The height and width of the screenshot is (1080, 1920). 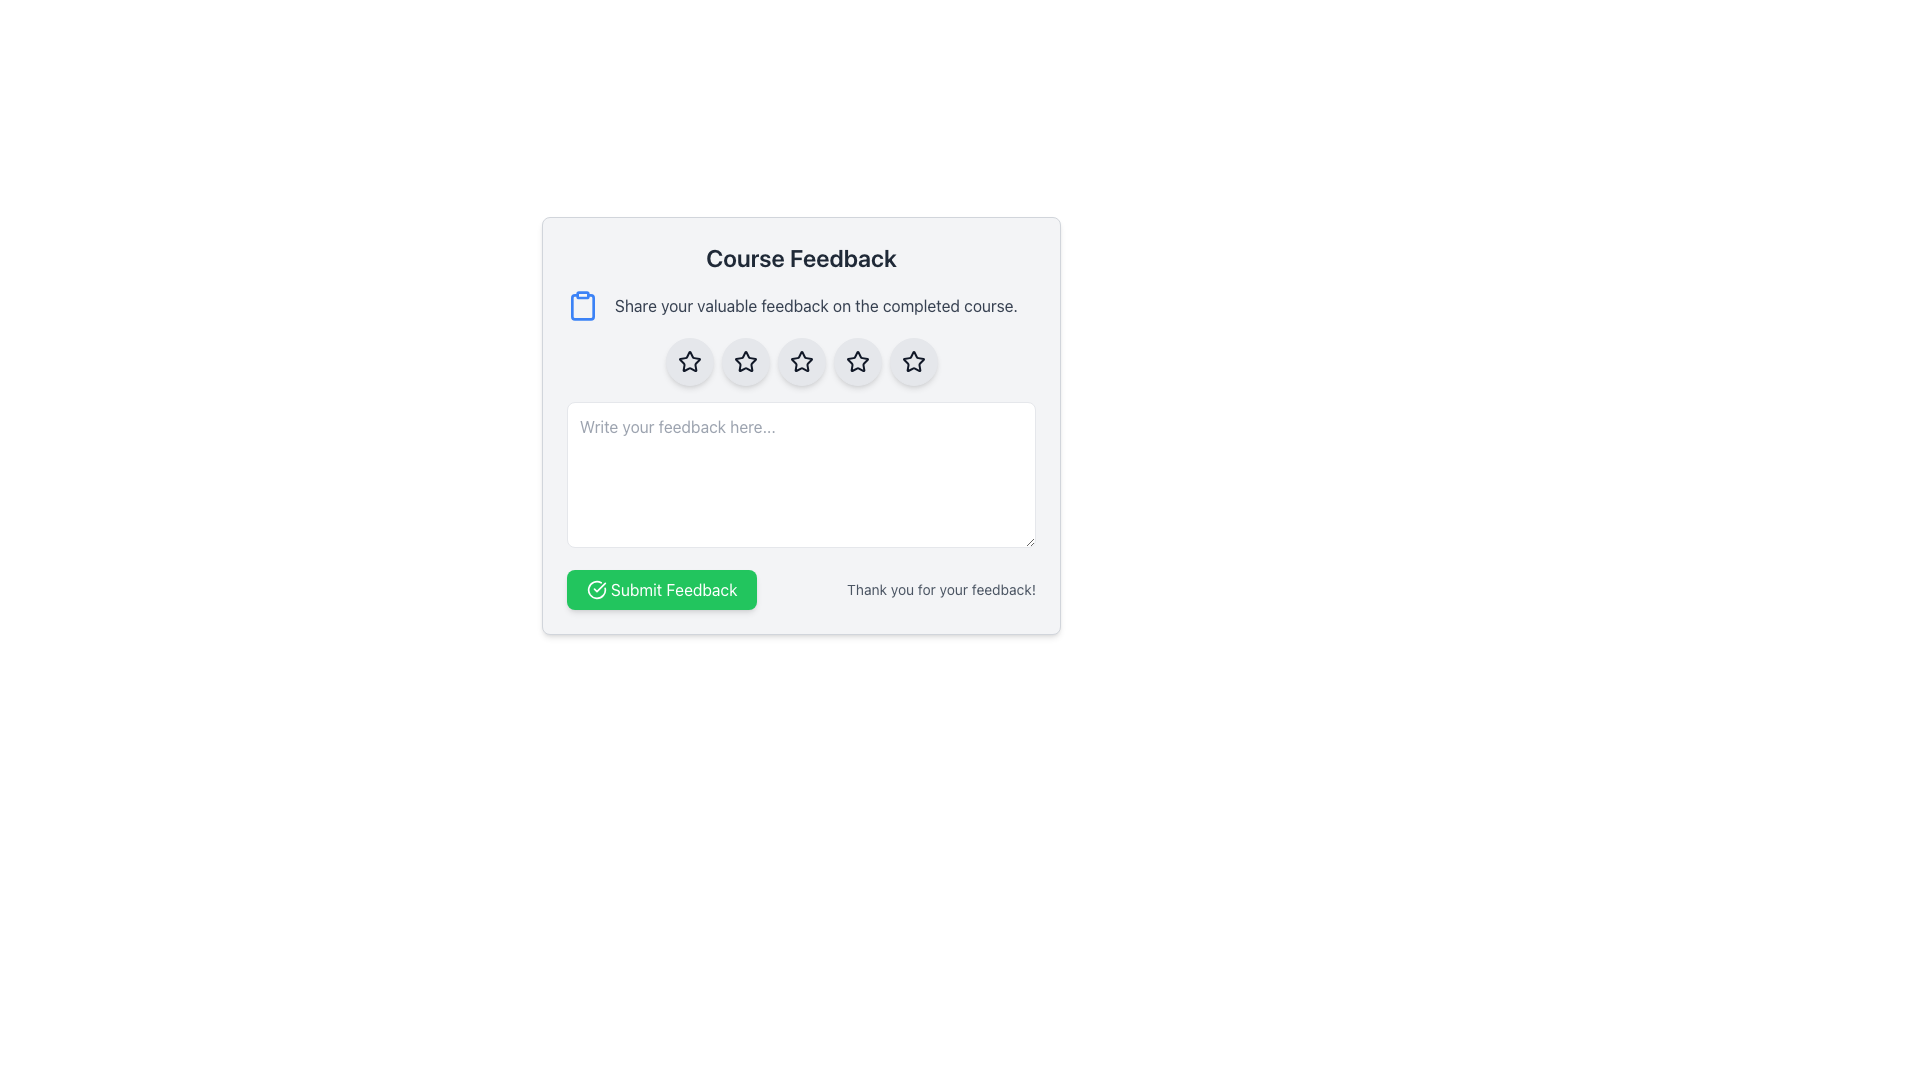 What do you see at coordinates (912, 362) in the screenshot?
I see `the fourth star icon in the rating component to provide a four-star rating` at bounding box center [912, 362].